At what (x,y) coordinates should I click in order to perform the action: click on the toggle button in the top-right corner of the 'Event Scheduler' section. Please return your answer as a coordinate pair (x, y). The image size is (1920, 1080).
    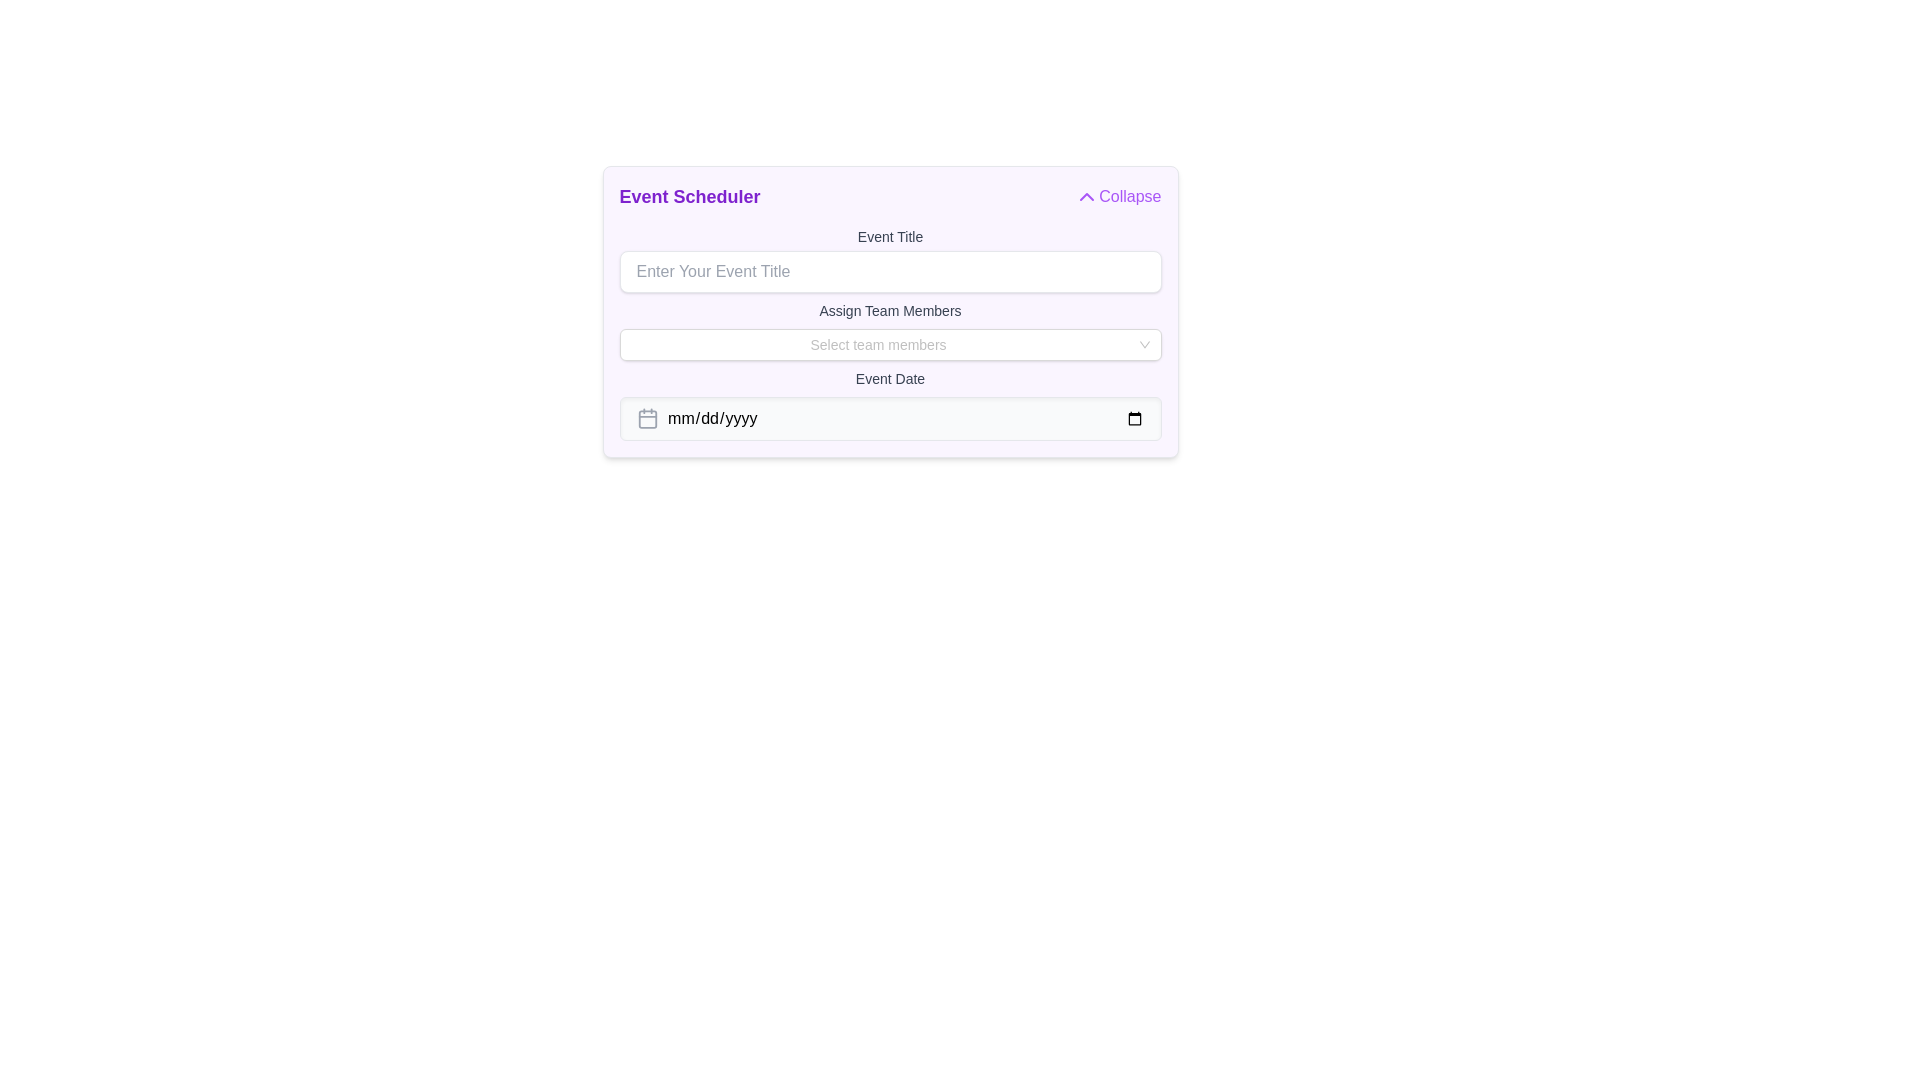
    Looking at the image, I should click on (1117, 196).